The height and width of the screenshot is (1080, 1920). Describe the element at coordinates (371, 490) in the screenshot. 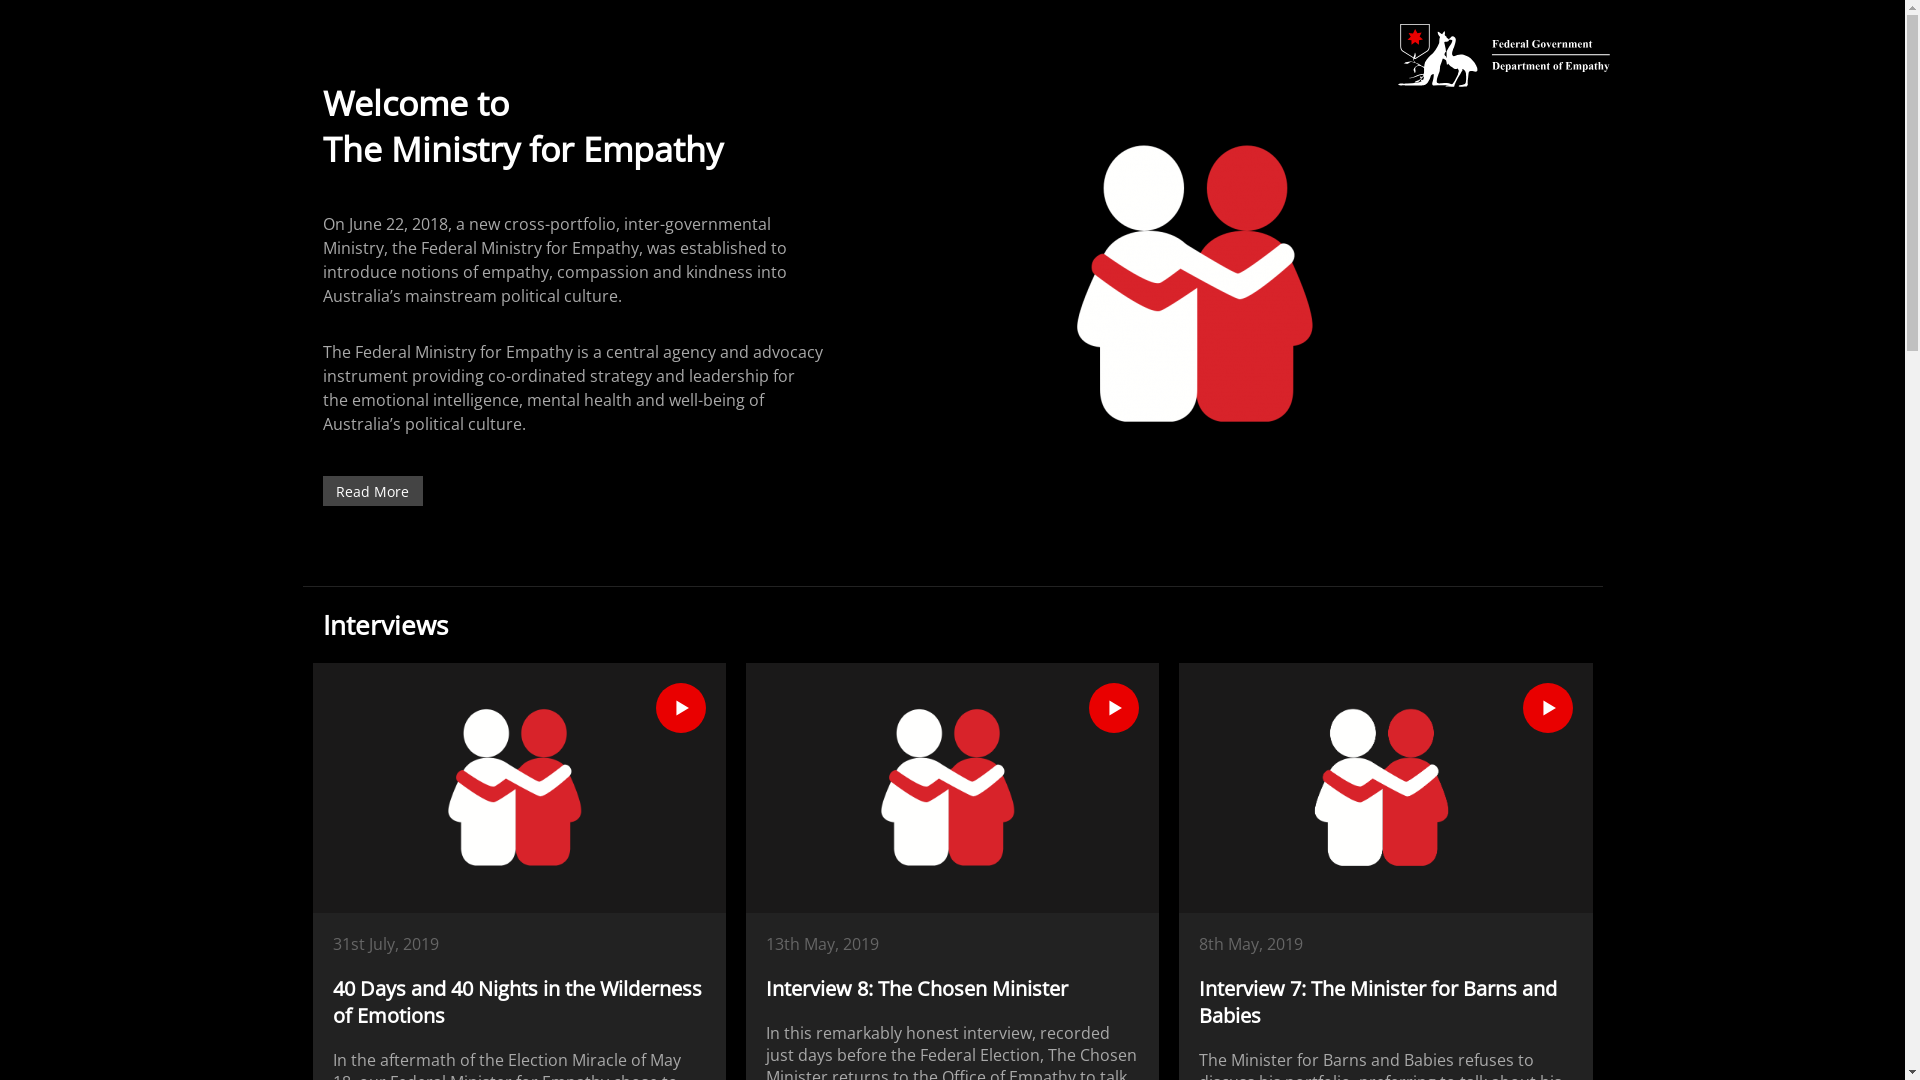

I see `'Read More'` at that location.